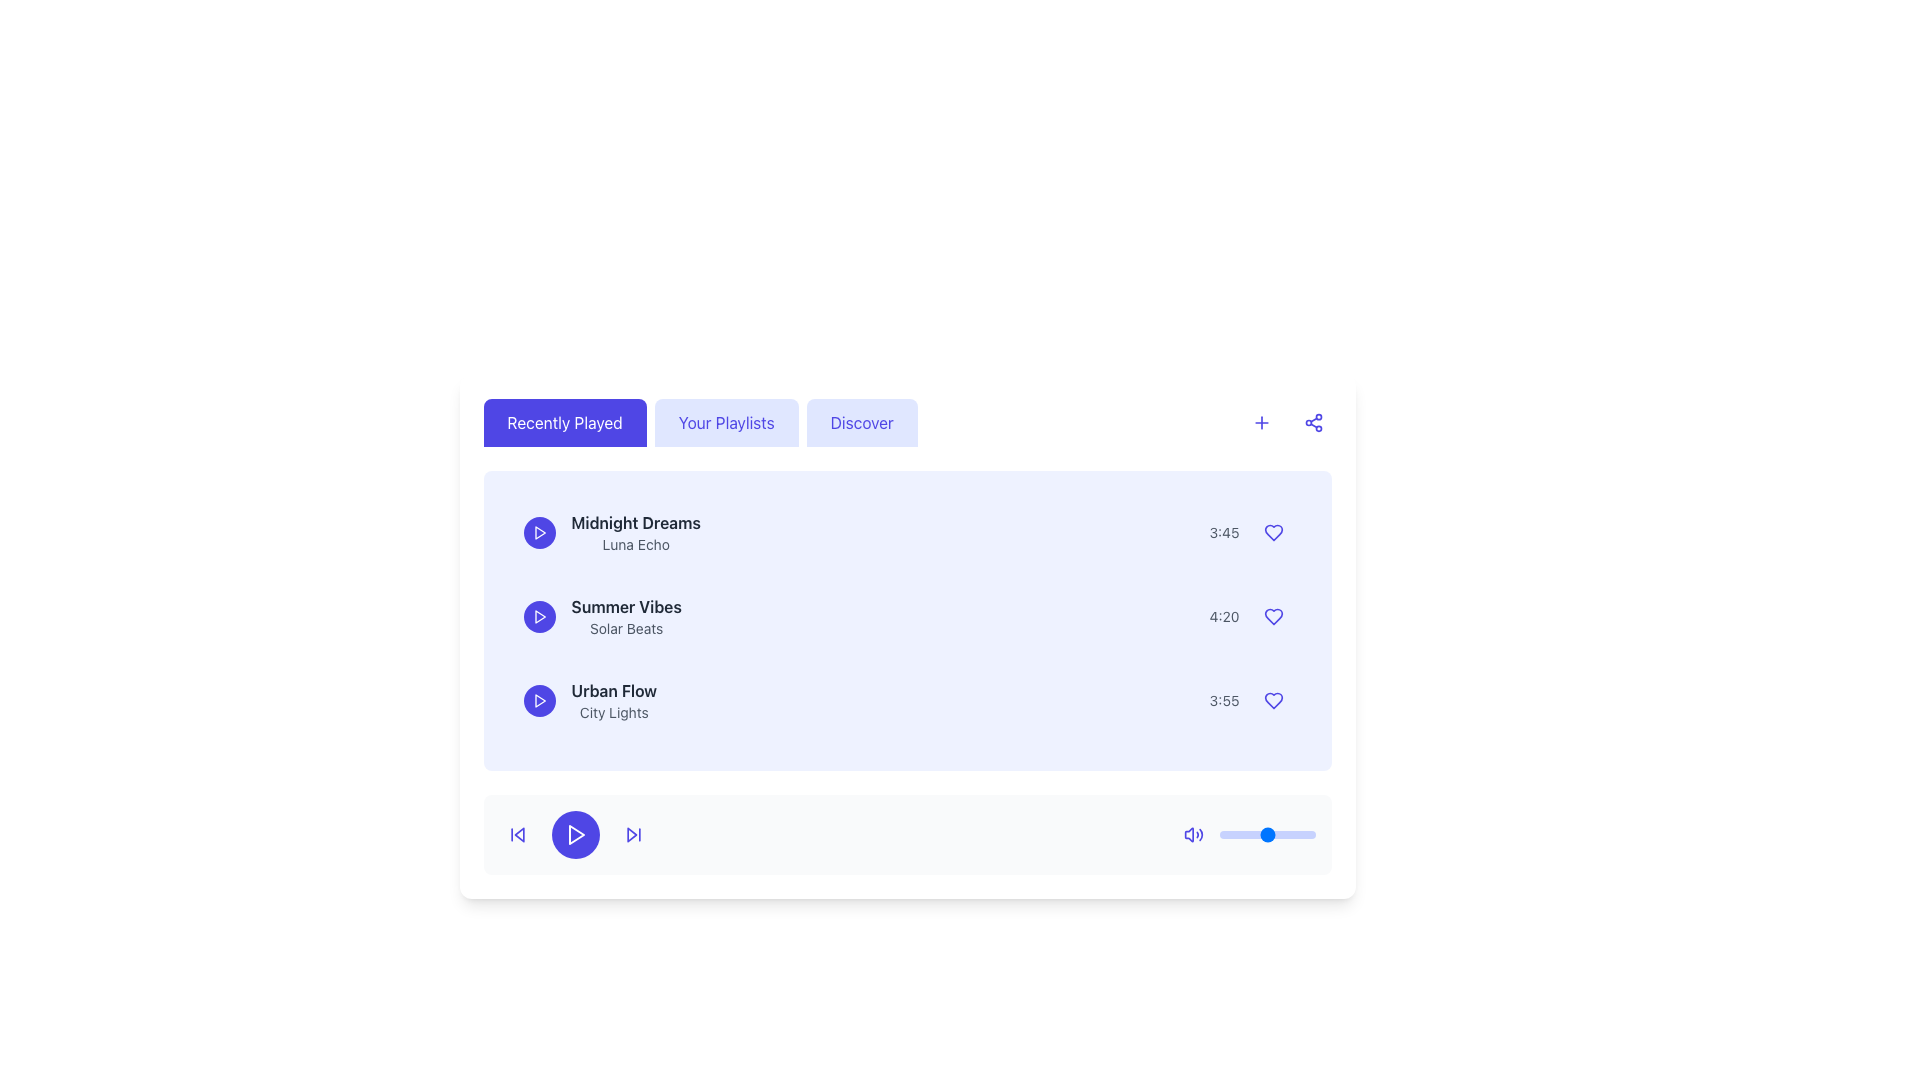  Describe the element at coordinates (613, 700) in the screenshot. I see `the 'Urban Flow' text label` at that location.